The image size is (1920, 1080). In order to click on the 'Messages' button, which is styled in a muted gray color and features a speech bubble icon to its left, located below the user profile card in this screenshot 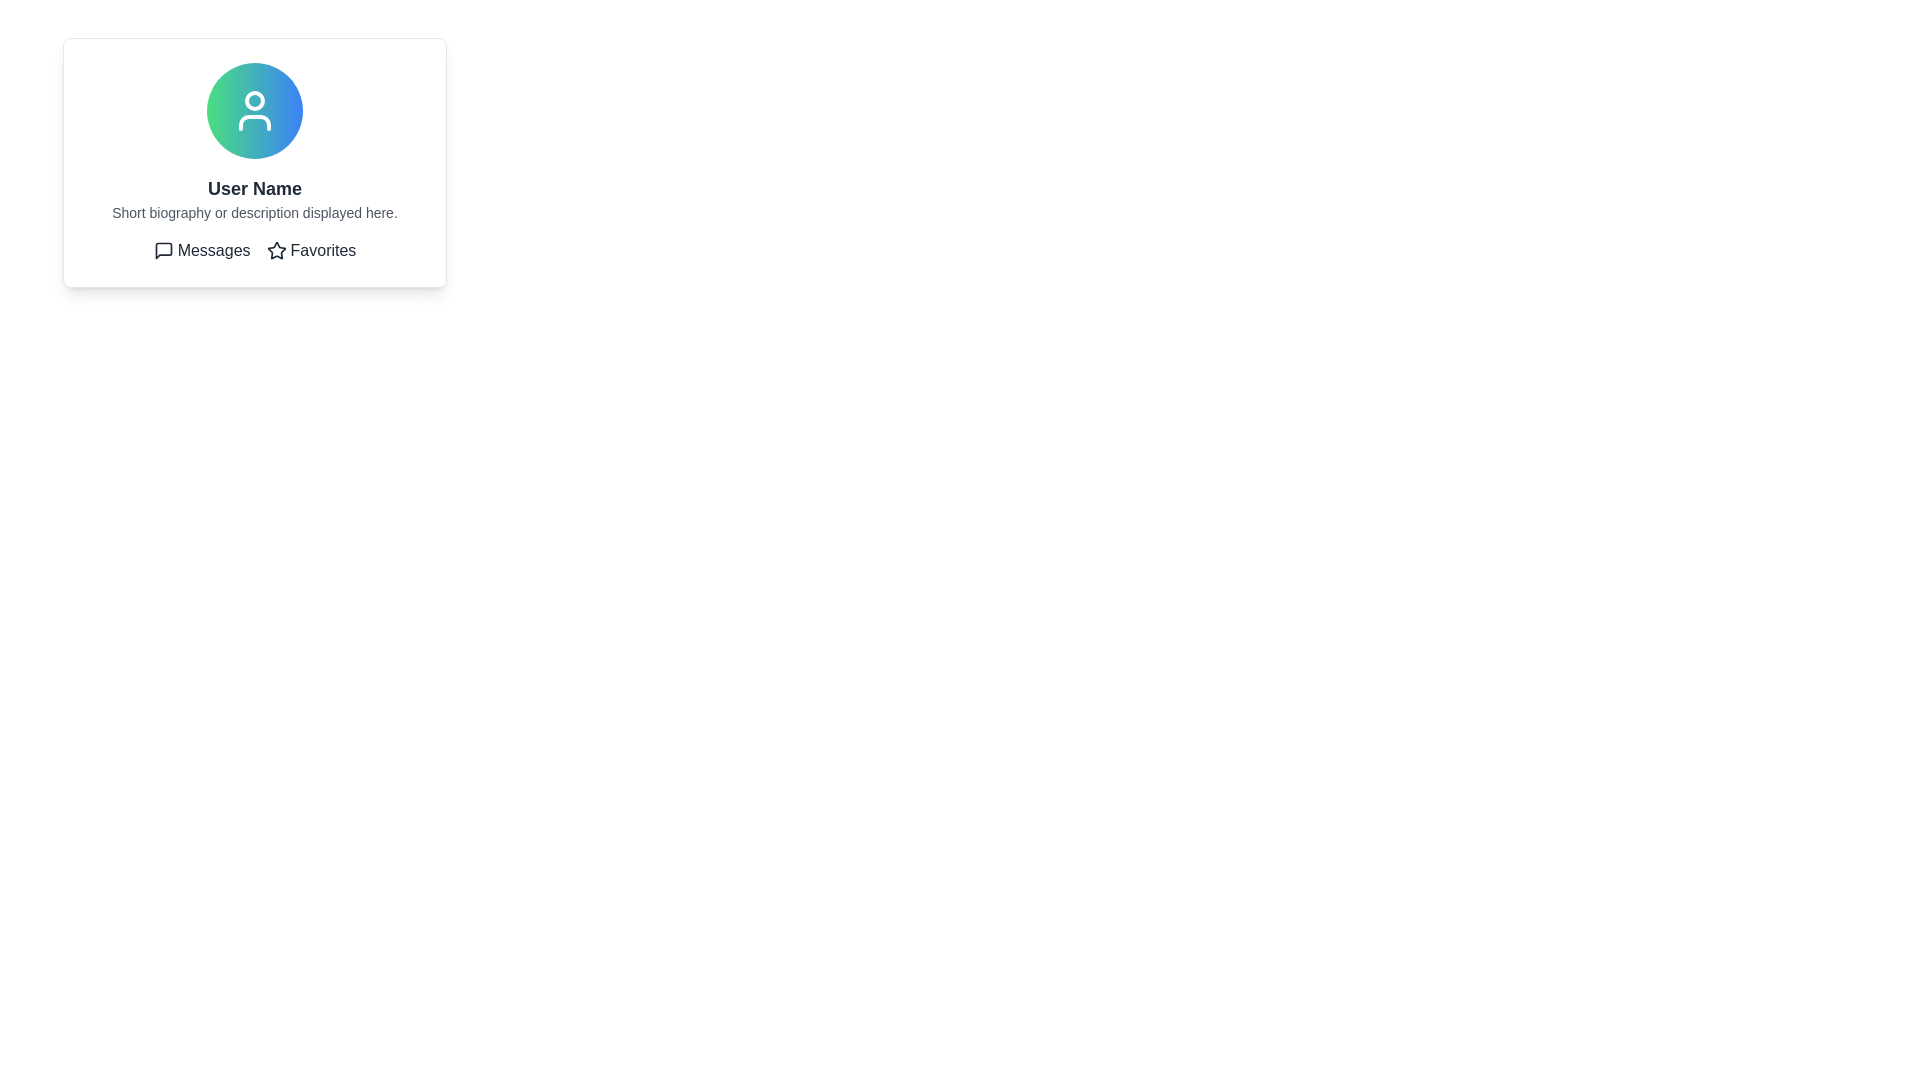, I will do `click(202, 249)`.